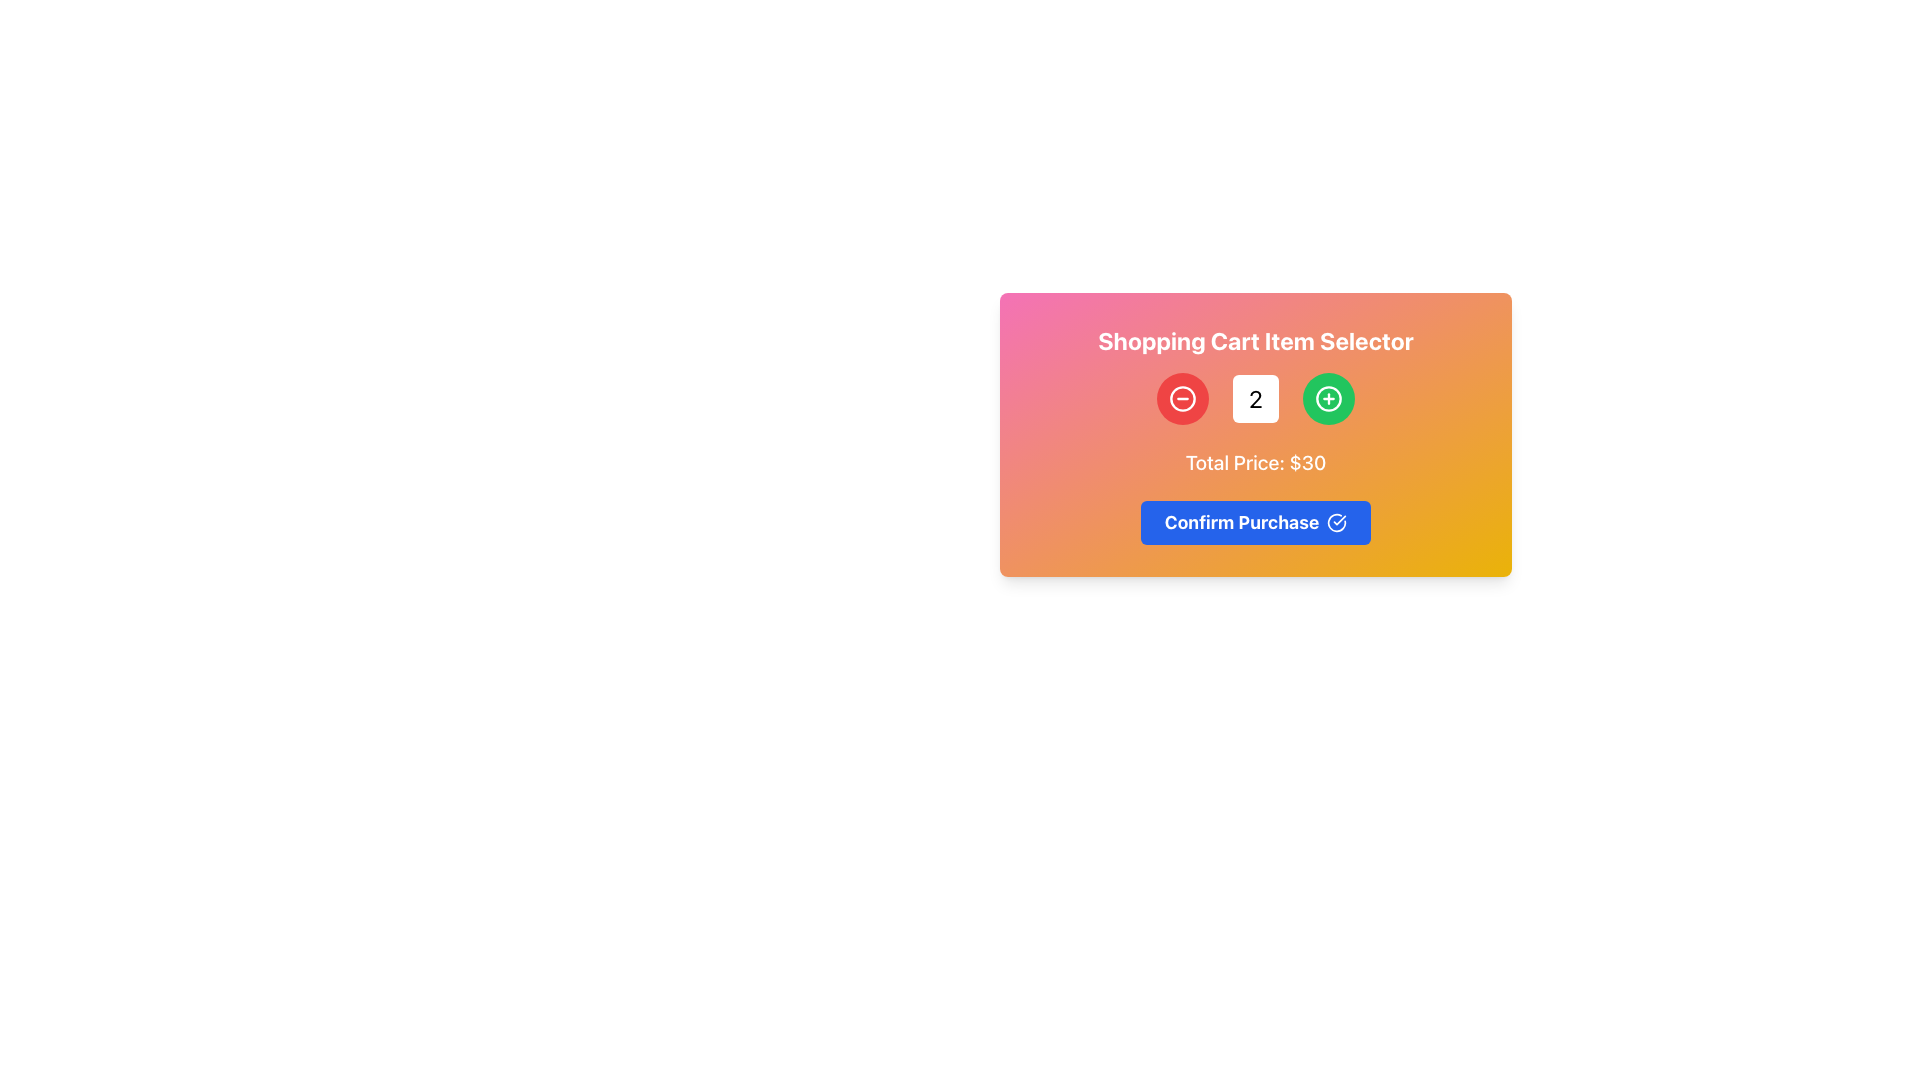  Describe the element at coordinates (1337, 522) in the screenshot. I see `the circular blue icon with a checkmark located at the far right side of the 'Confirm Purchase' button` at that location.